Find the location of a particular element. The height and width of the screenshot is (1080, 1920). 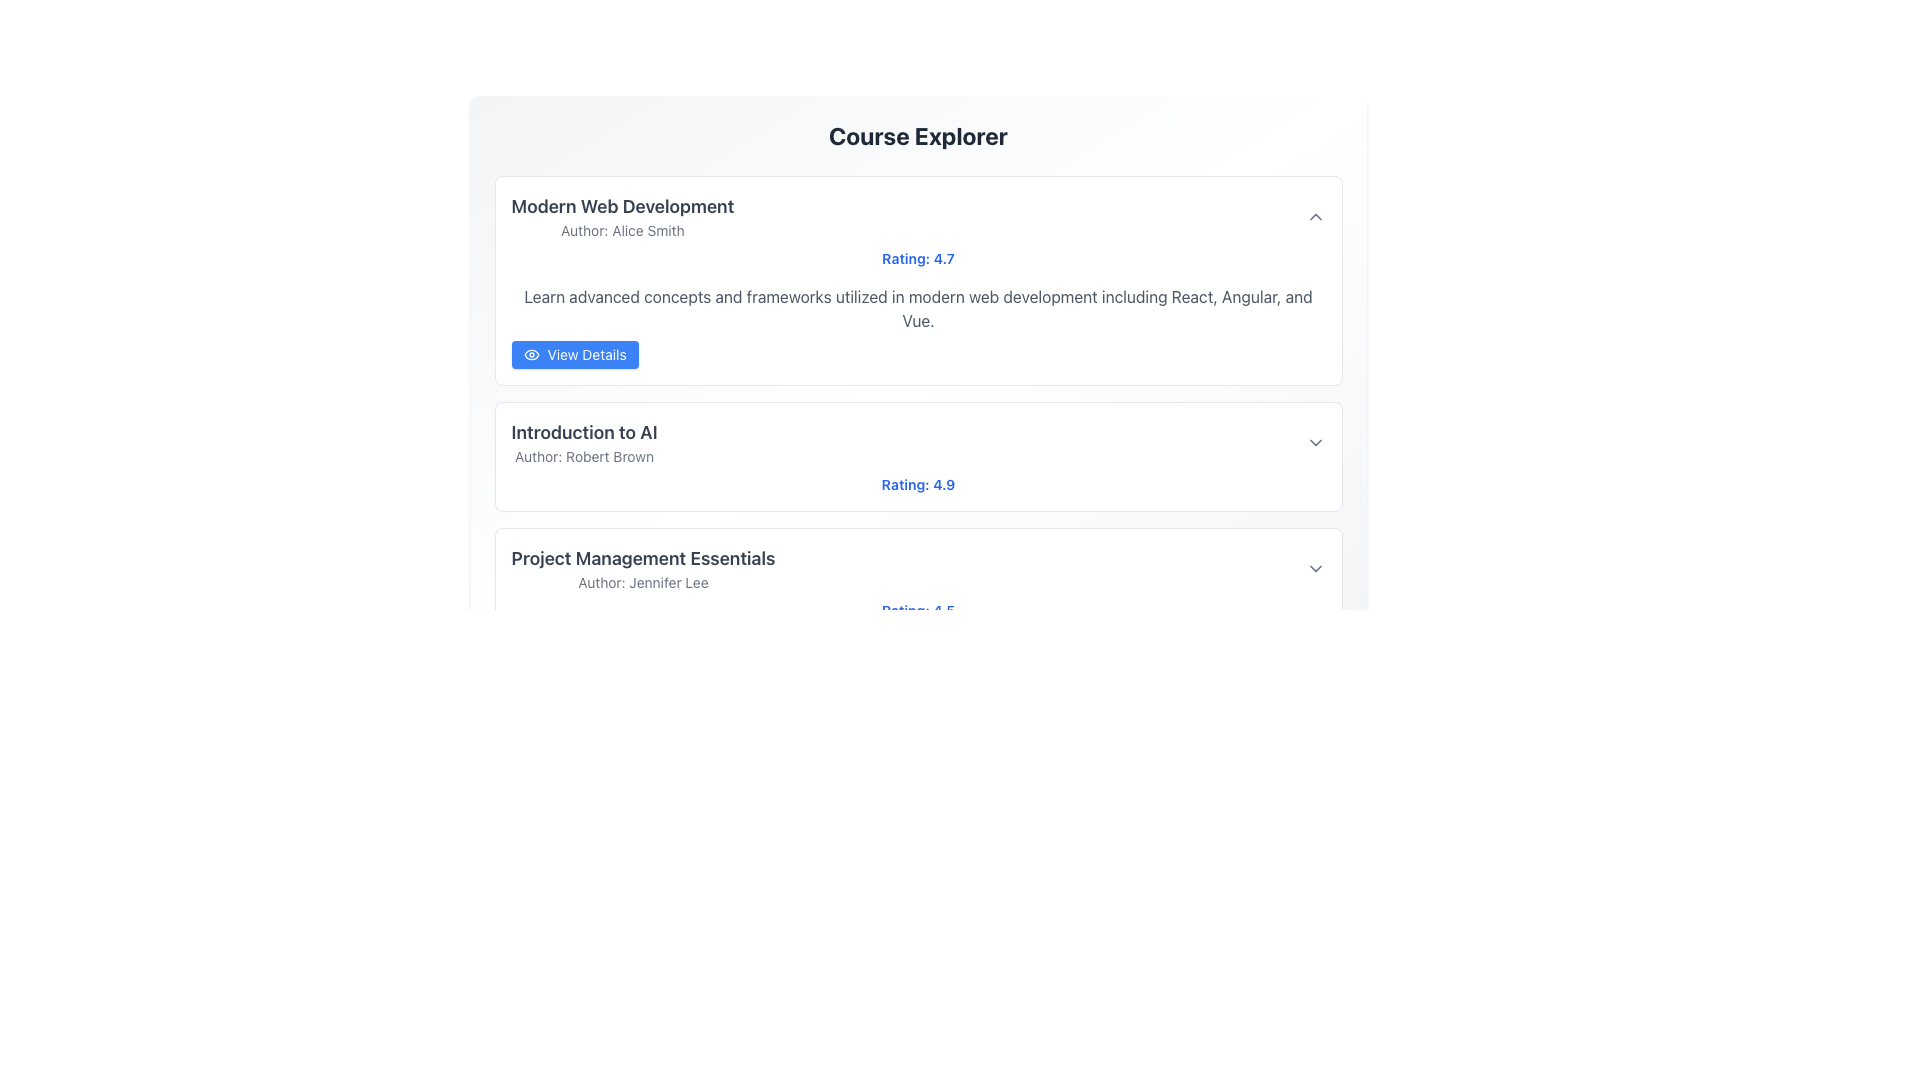

the authorship attribution text located directly below the 'Project Management Essentials' heading is located at coordinates (643, 582).